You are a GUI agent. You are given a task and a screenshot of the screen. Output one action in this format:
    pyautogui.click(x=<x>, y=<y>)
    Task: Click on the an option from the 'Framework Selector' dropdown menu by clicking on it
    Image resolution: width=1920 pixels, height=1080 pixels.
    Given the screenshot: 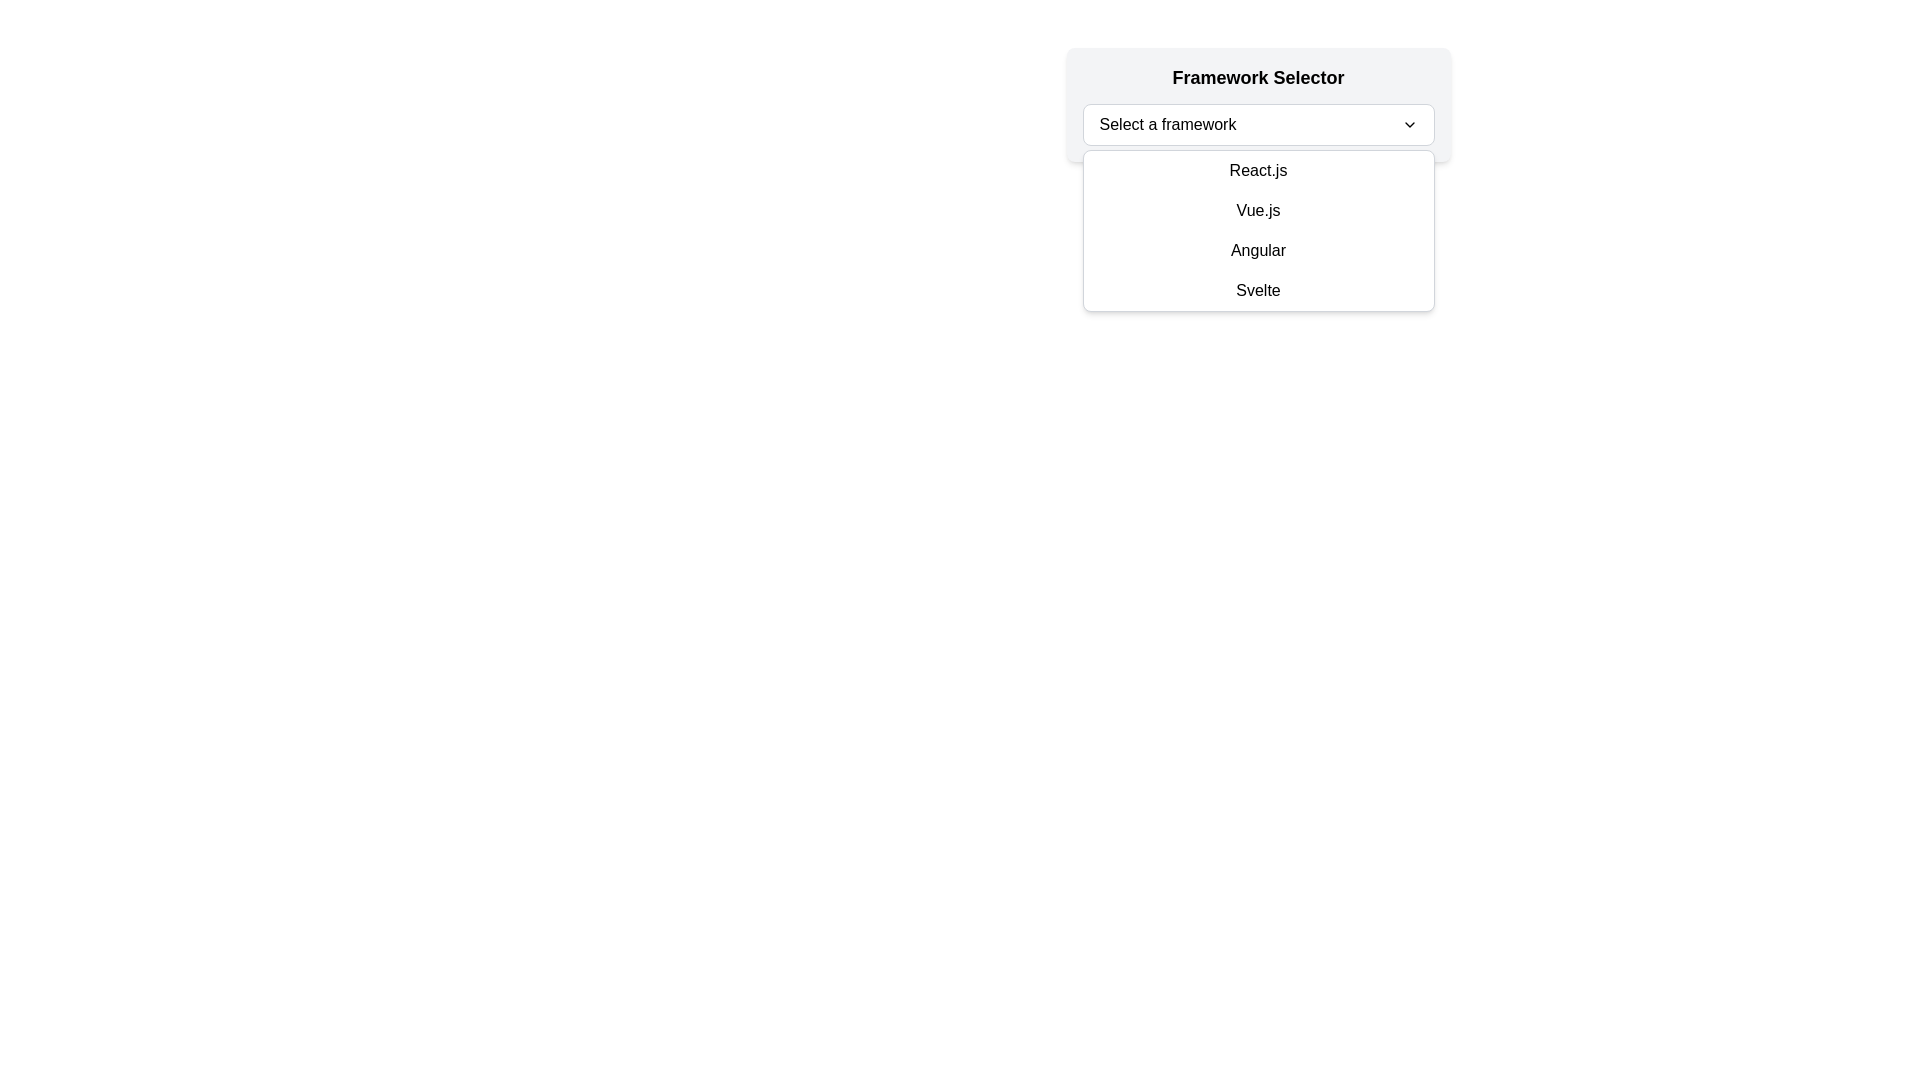 What is the action you would take?
    pyautogui.click(x=1257, y=242)
    